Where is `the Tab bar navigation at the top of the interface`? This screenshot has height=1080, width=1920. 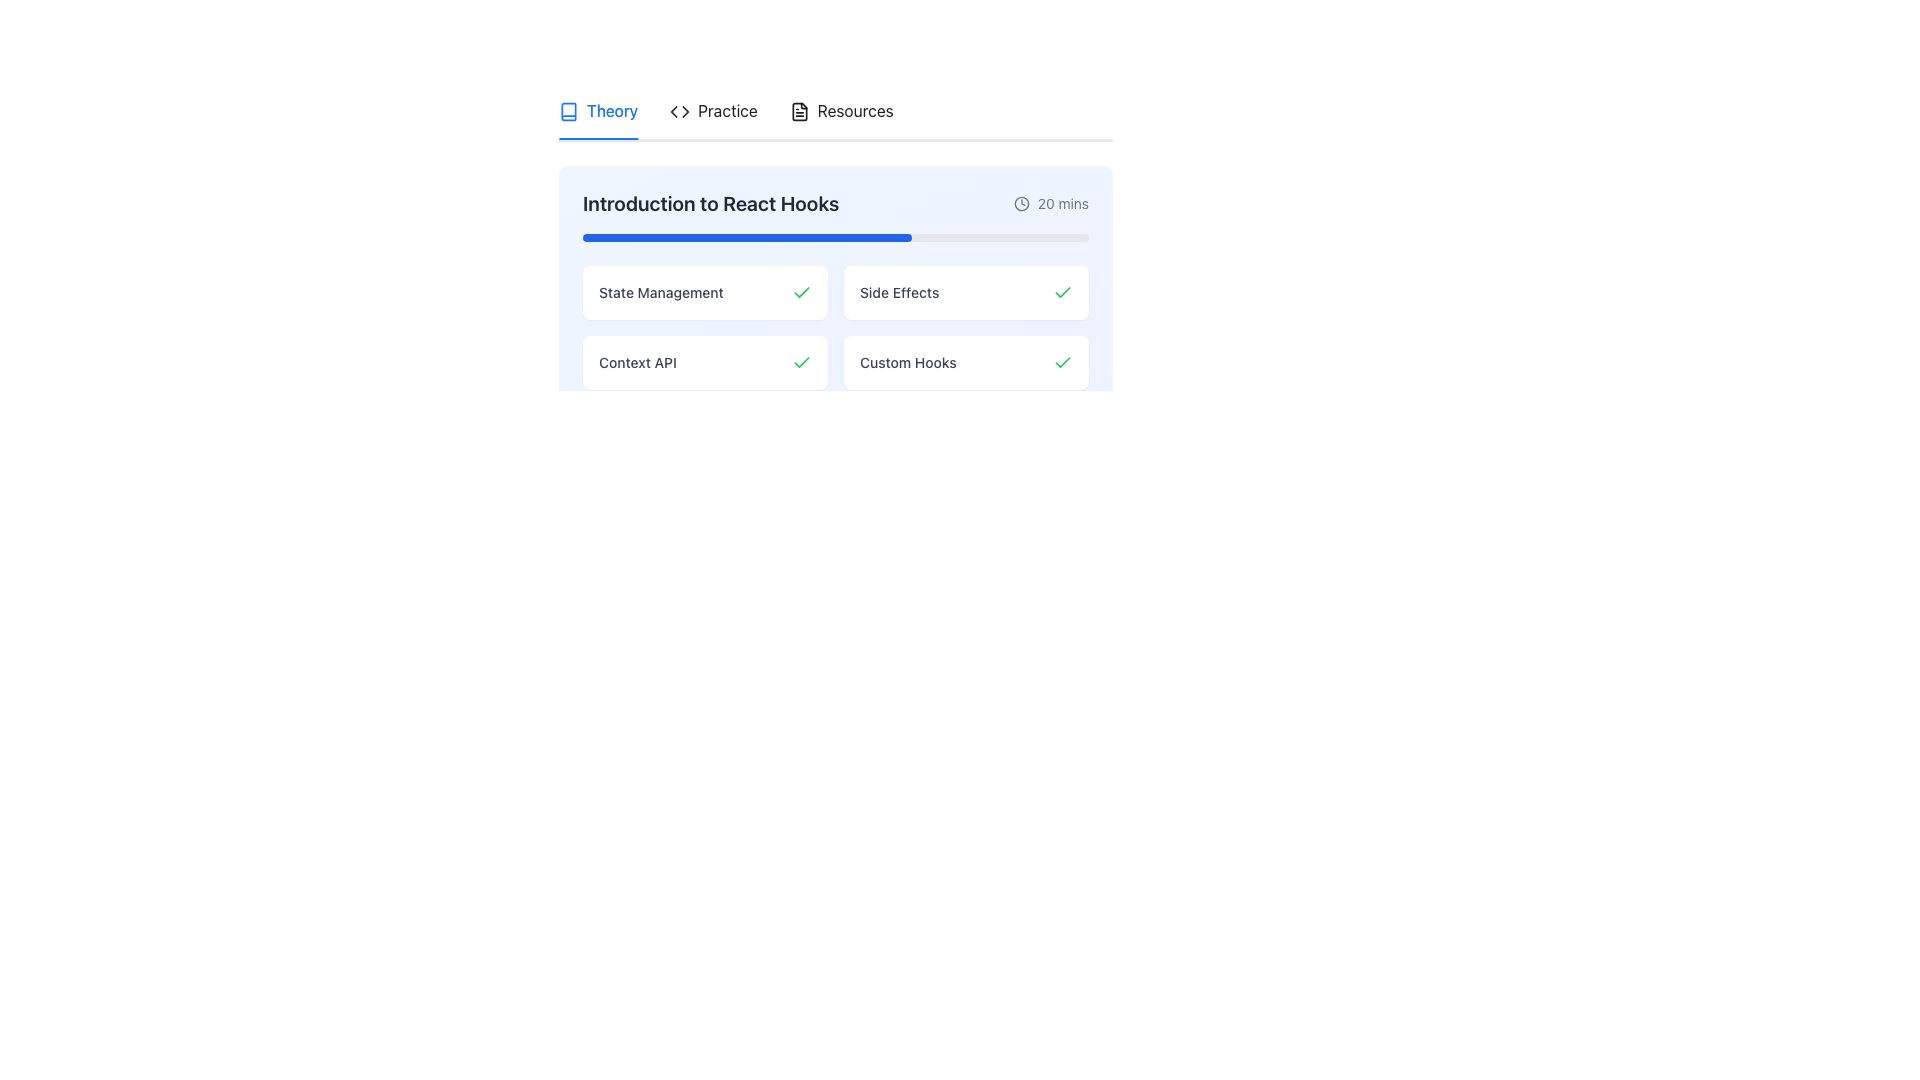
the Tab bar navigation at the top of the interface is located at coordinates (835, 246).